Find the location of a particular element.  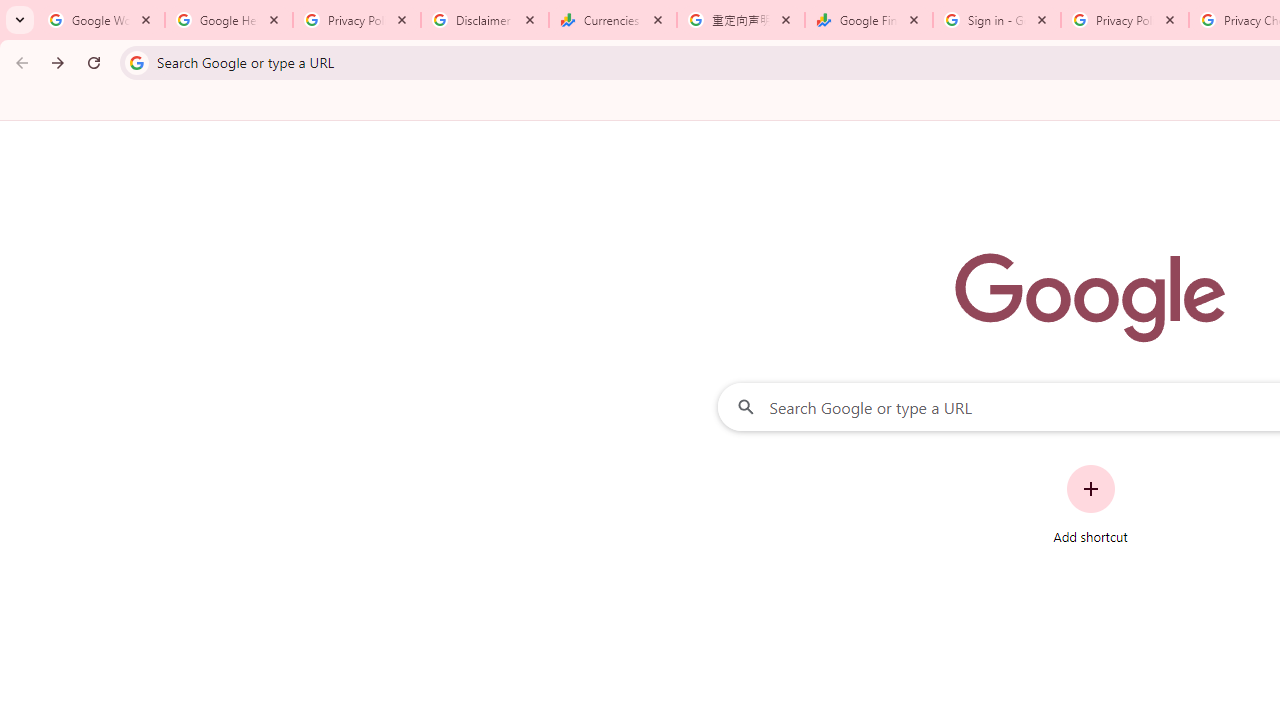

'Sign in - Google Accounts' is located at coordinates (997, 20).